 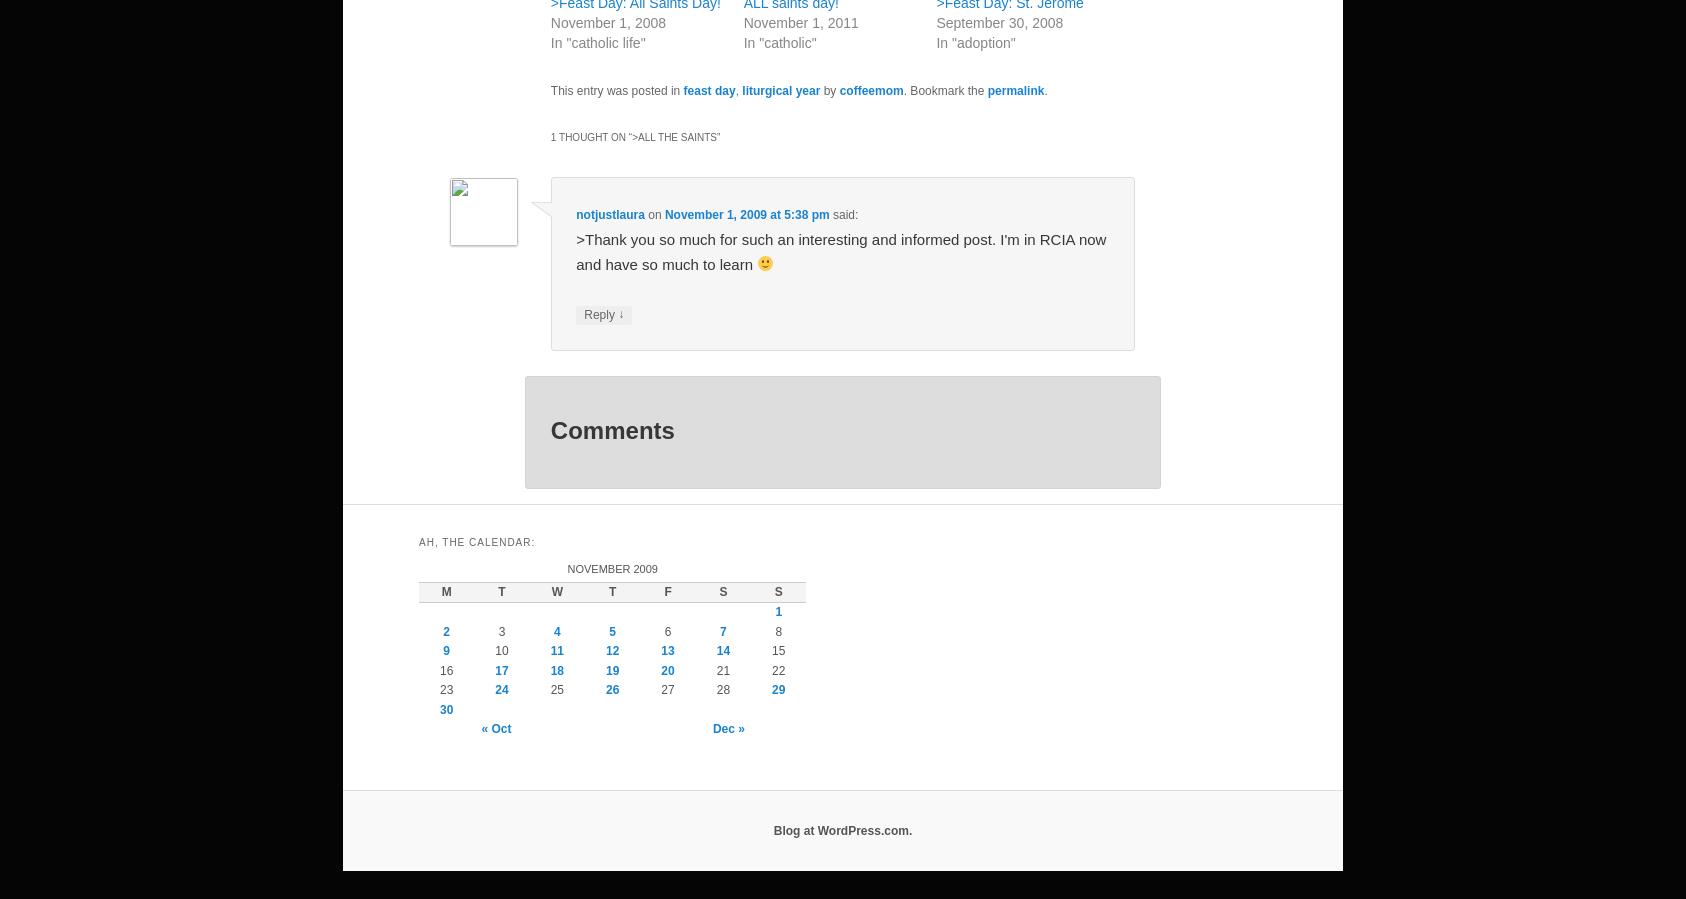 I want to click on 'Blog at WordPress.com.', so click(x=842, y=829).